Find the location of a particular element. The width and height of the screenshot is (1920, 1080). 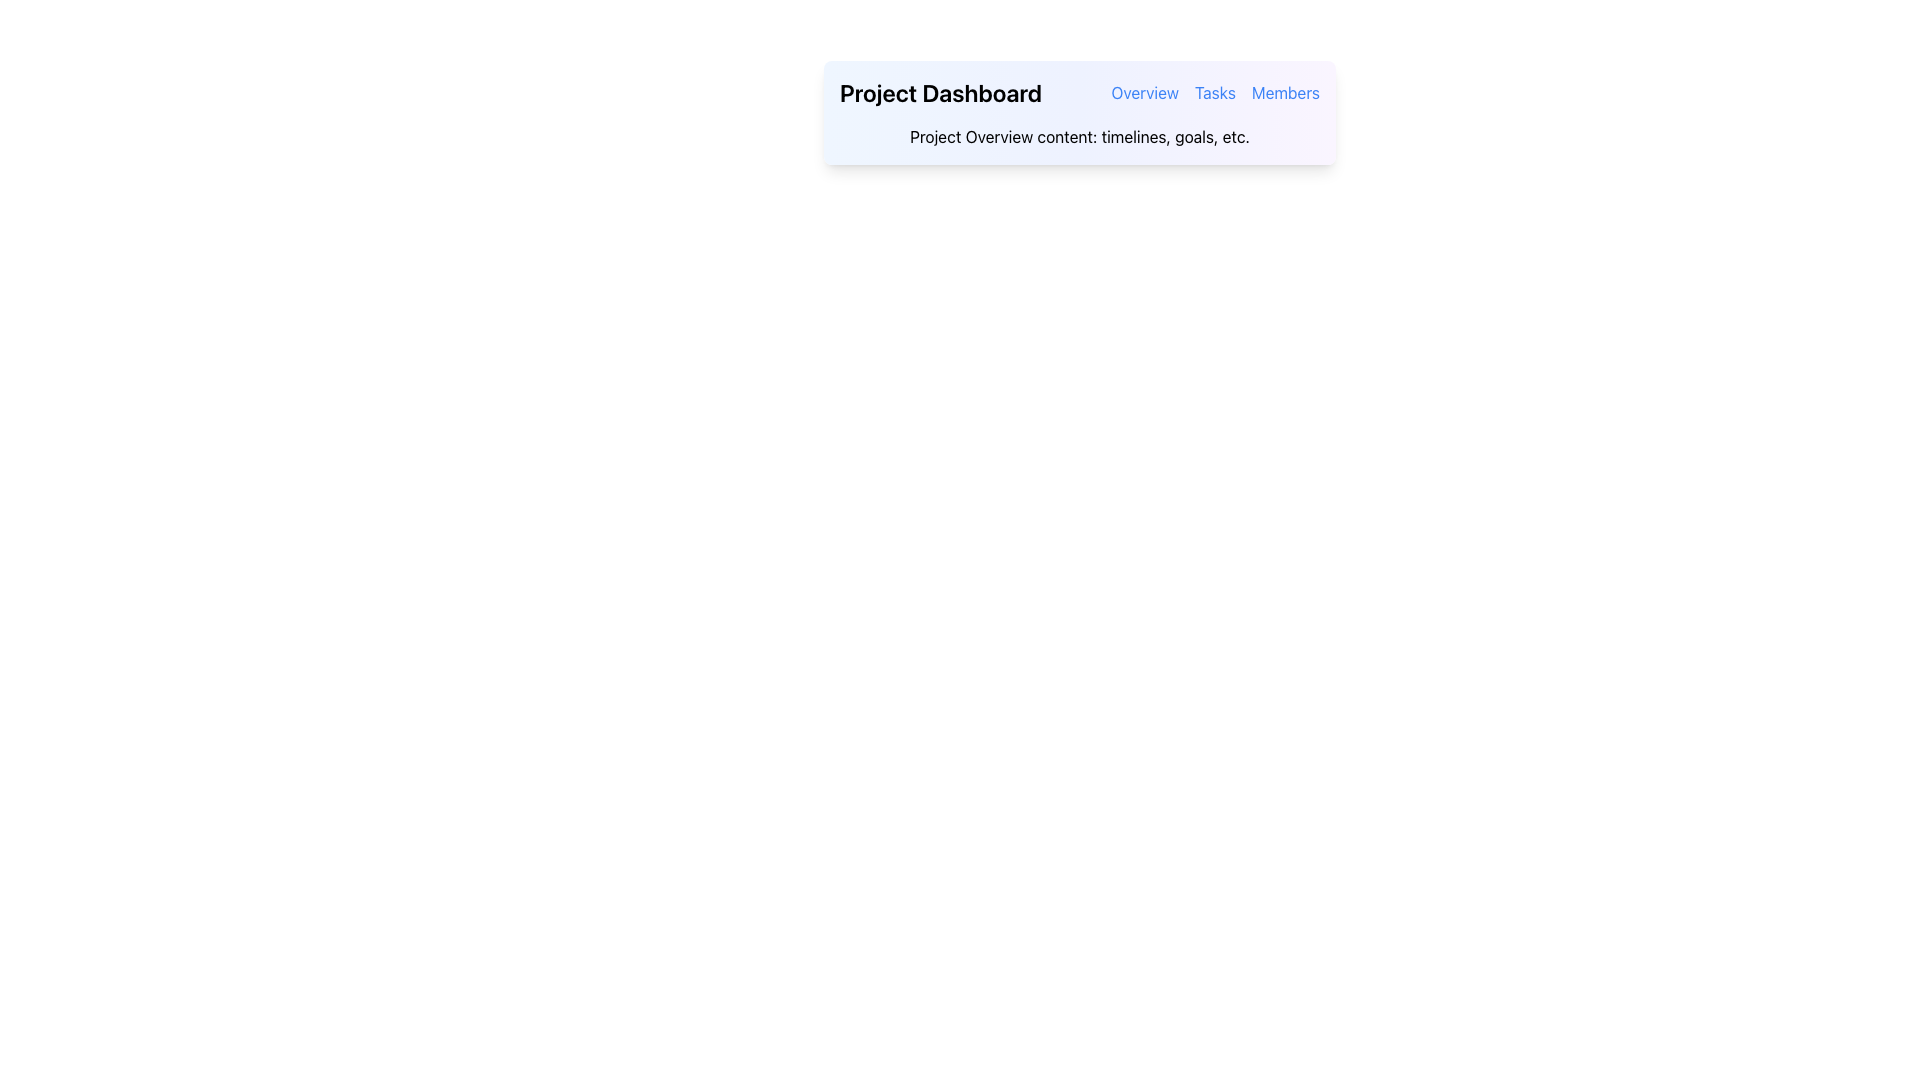

the primary title 'Project Dashboard' located in the header section of the interface is located at coordinates (939, 92).